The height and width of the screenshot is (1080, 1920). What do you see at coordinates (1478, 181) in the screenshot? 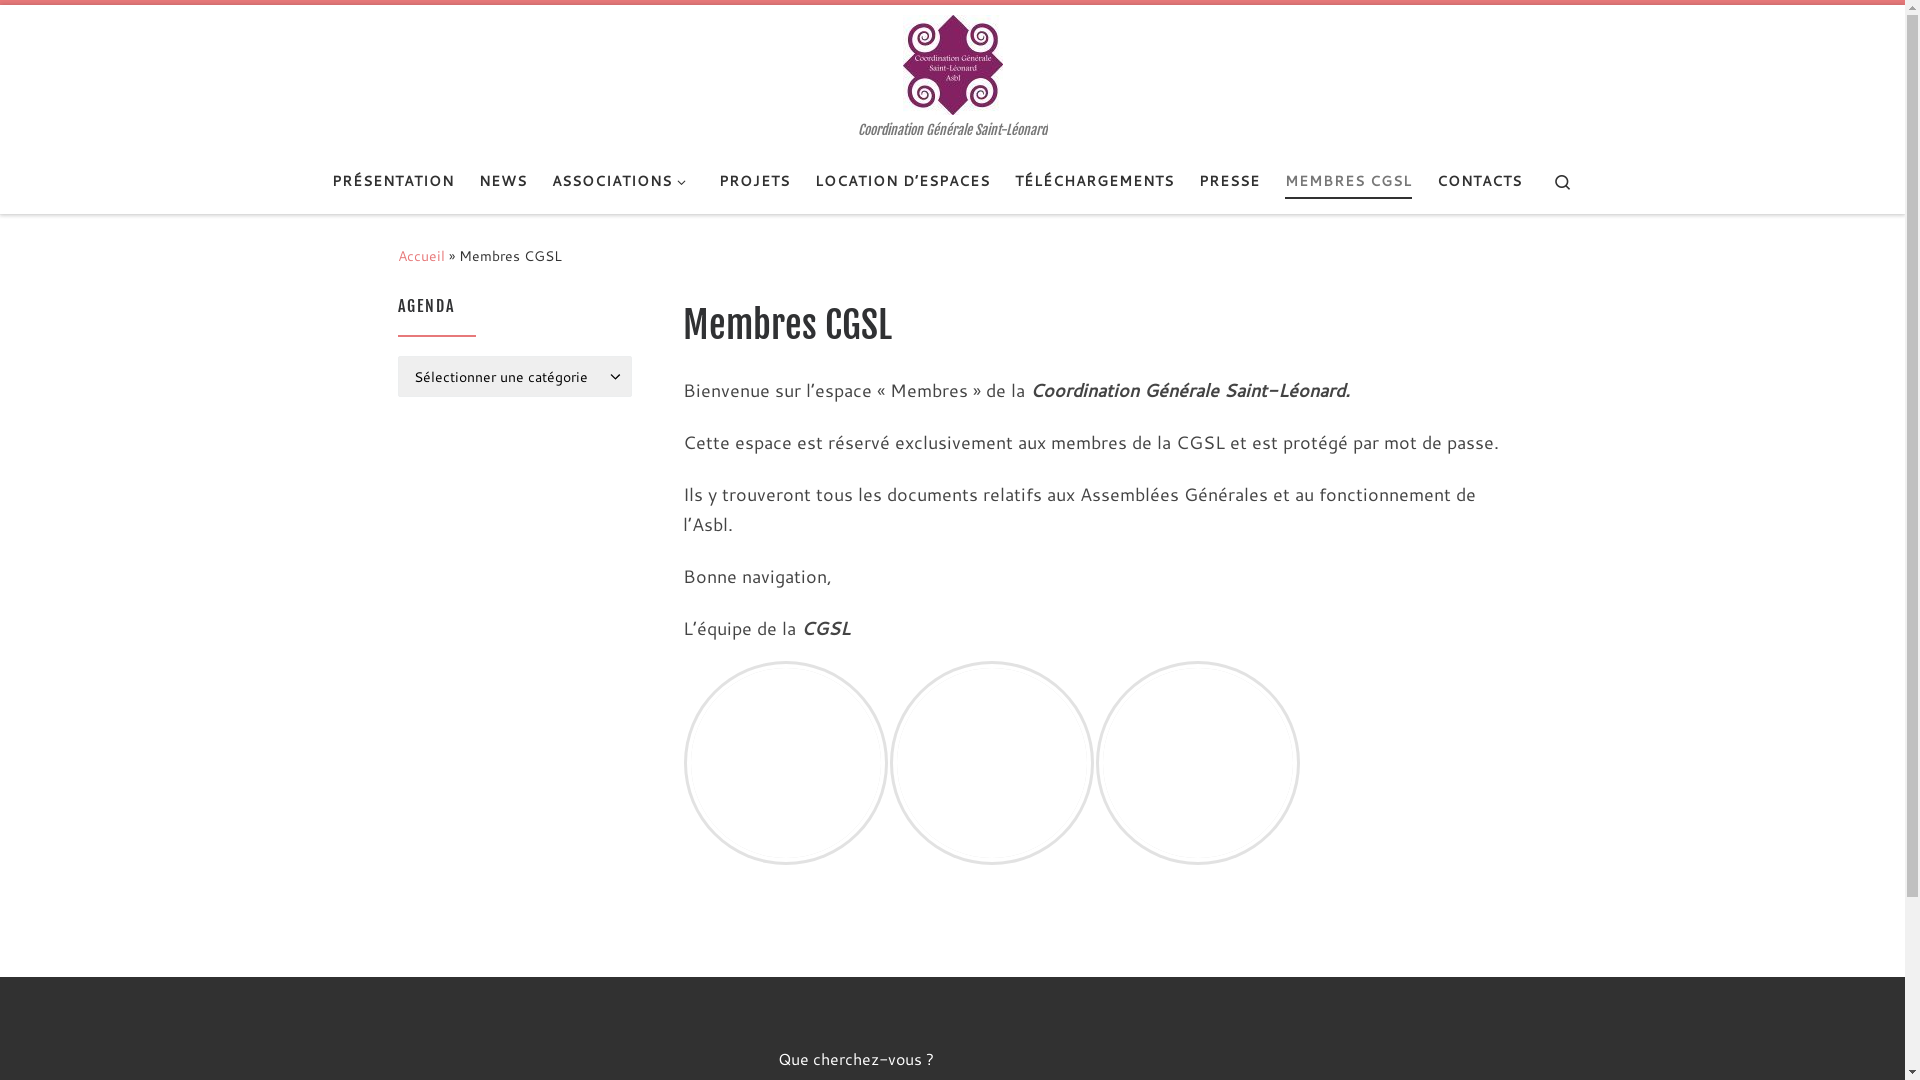
I see `'CONTACTS'` at bounding box center [1478, 181].